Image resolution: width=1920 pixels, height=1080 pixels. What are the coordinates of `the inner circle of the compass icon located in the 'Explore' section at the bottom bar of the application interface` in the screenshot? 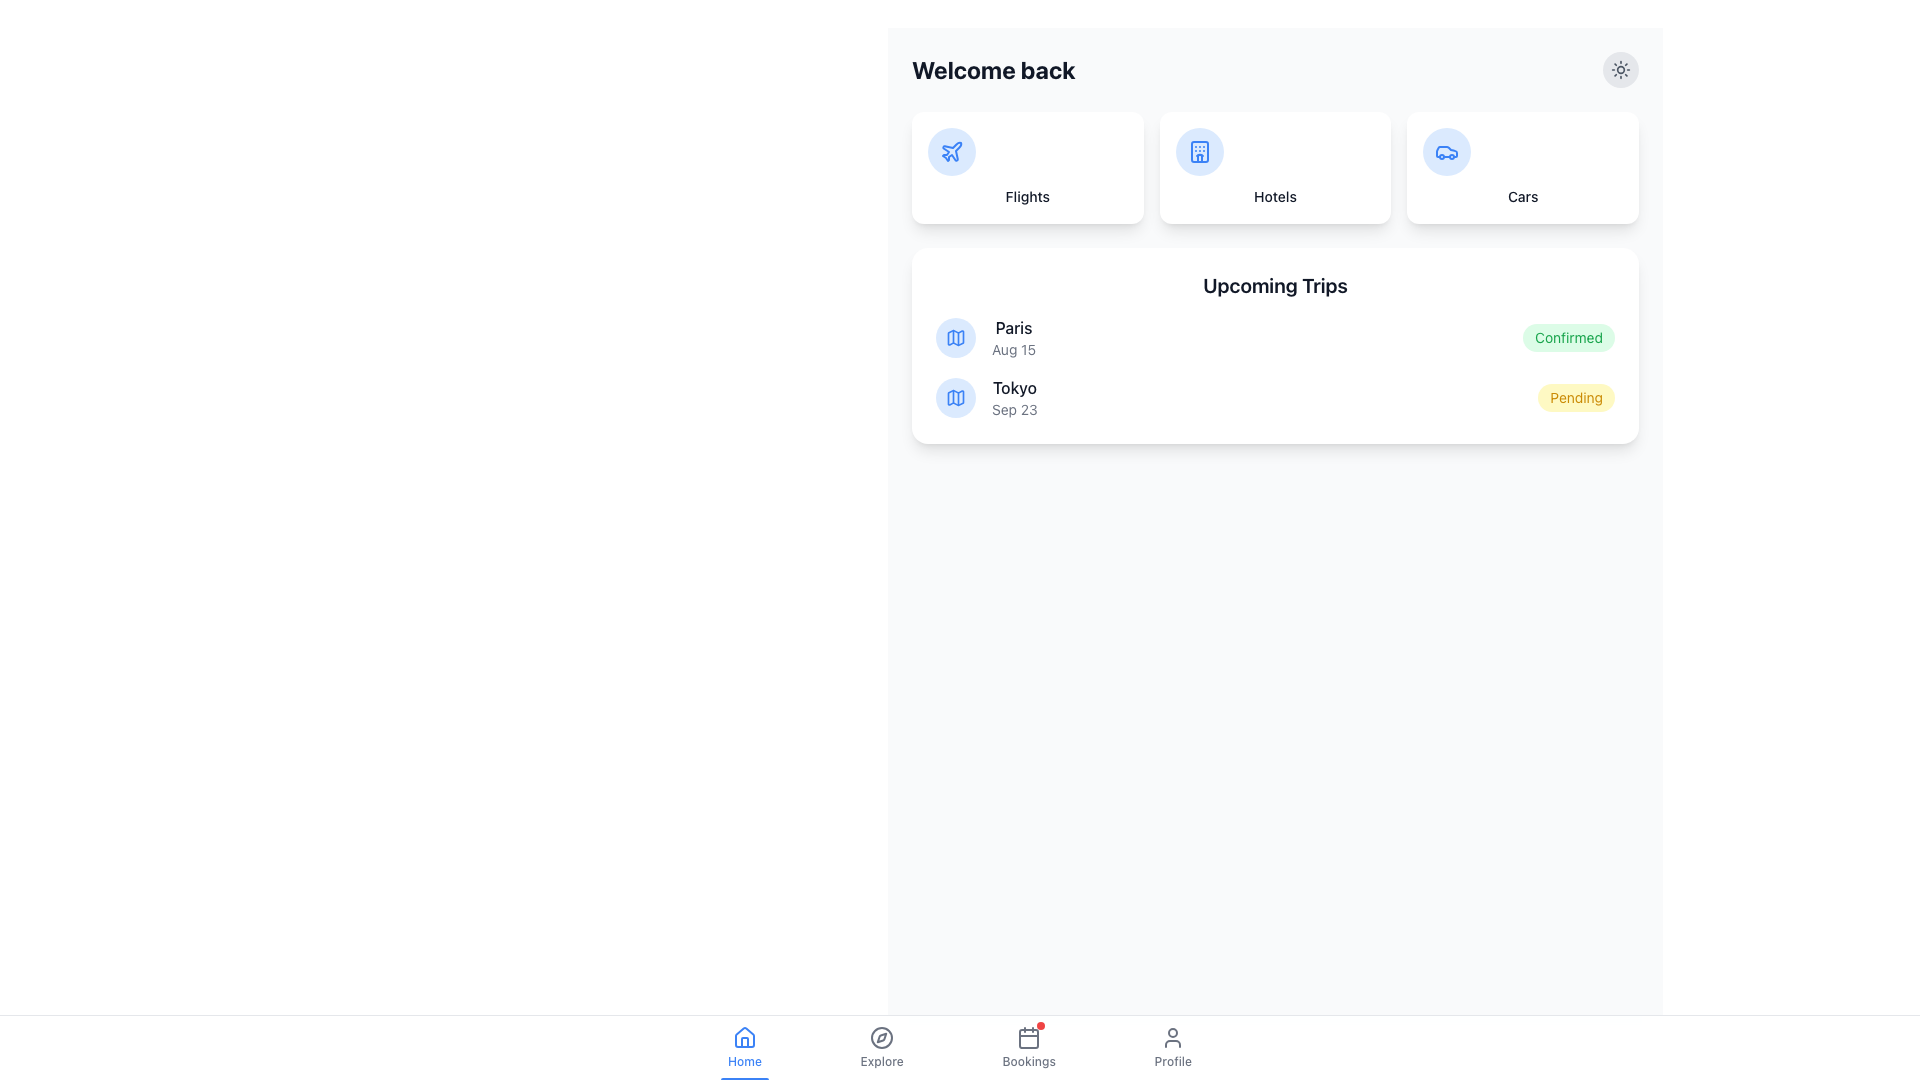 It's located at (881, 1036).